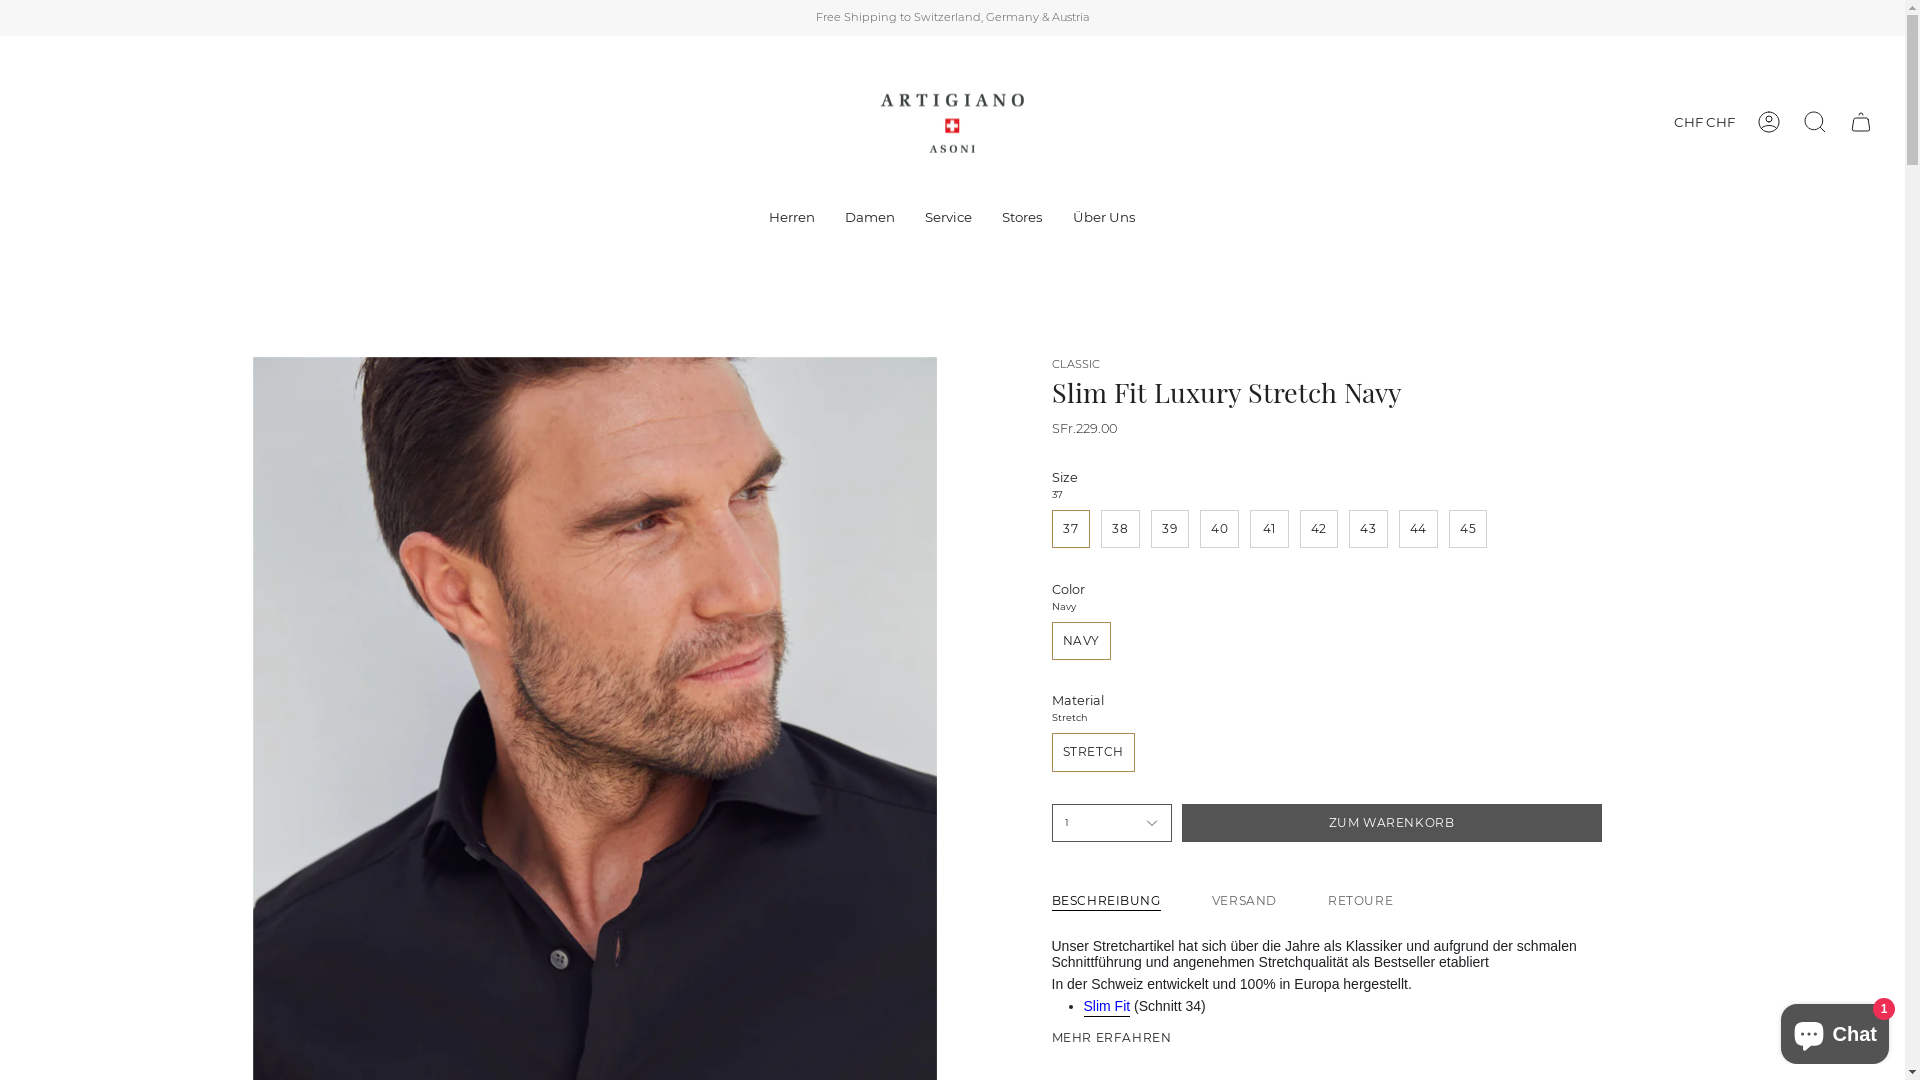  What do you see at coordinates (869, 218) in the screenshot?
I see `'Damen'` at bounding box center [869, 218].